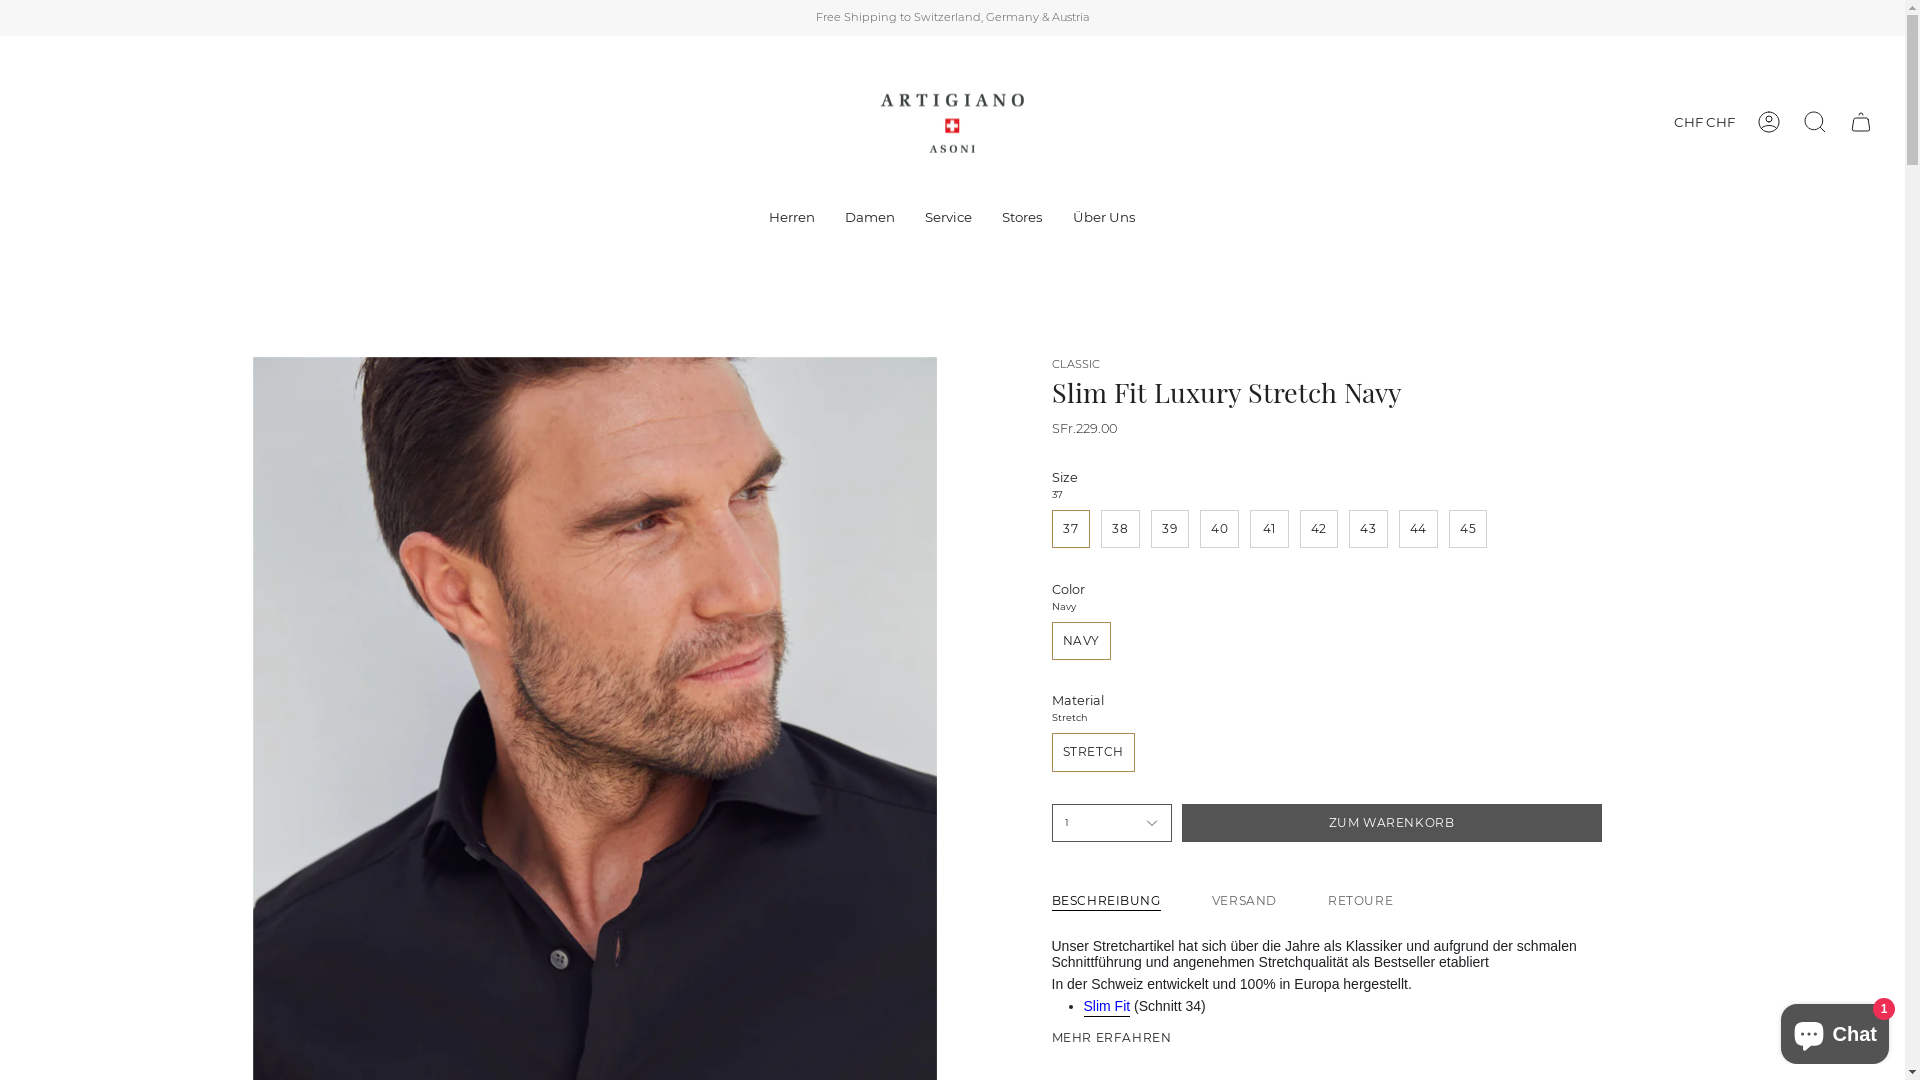  What do you see at coordinates (869, 218) in the screenshot?
I see `'Damen'` at bounding box center [869, 218].